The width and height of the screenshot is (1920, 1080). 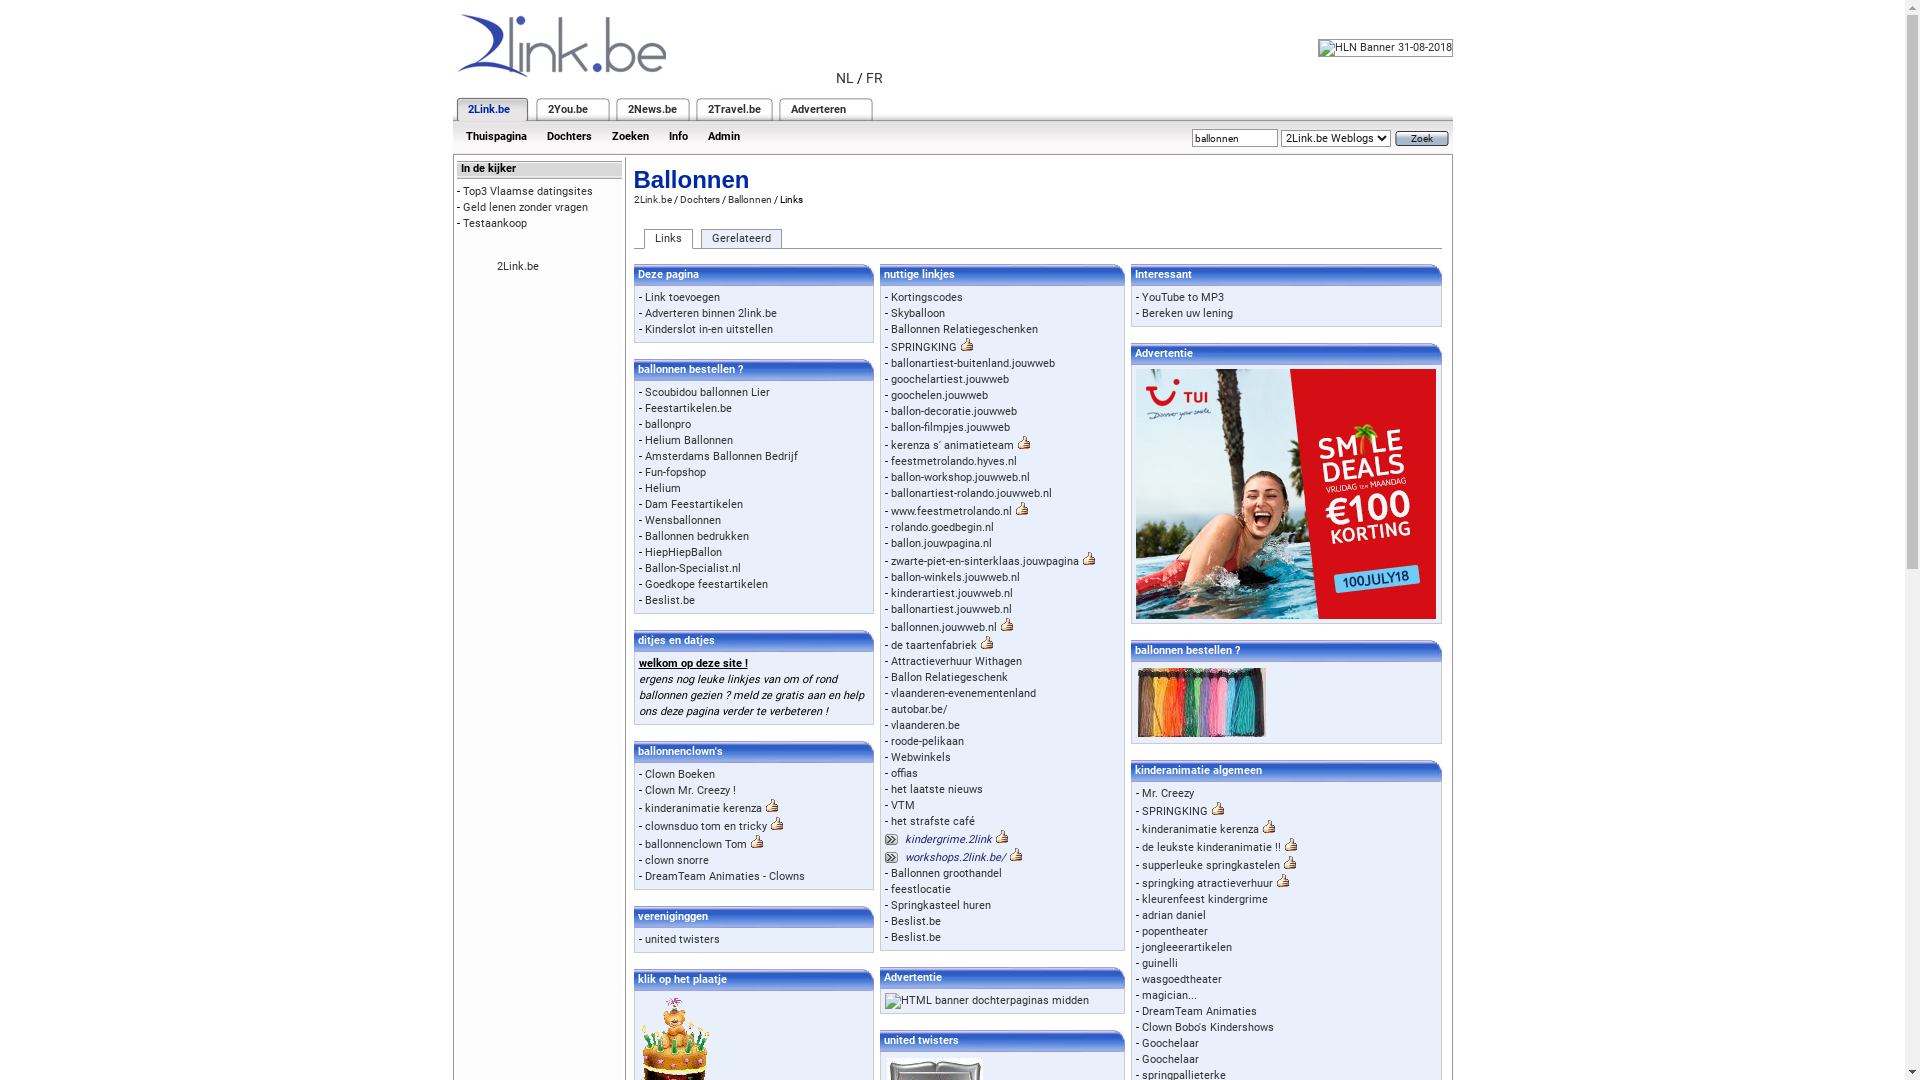 What do you see at coordinates (700, 199) in the screenshot?
I see `'Dochters'` at bounding box center [700, 199].